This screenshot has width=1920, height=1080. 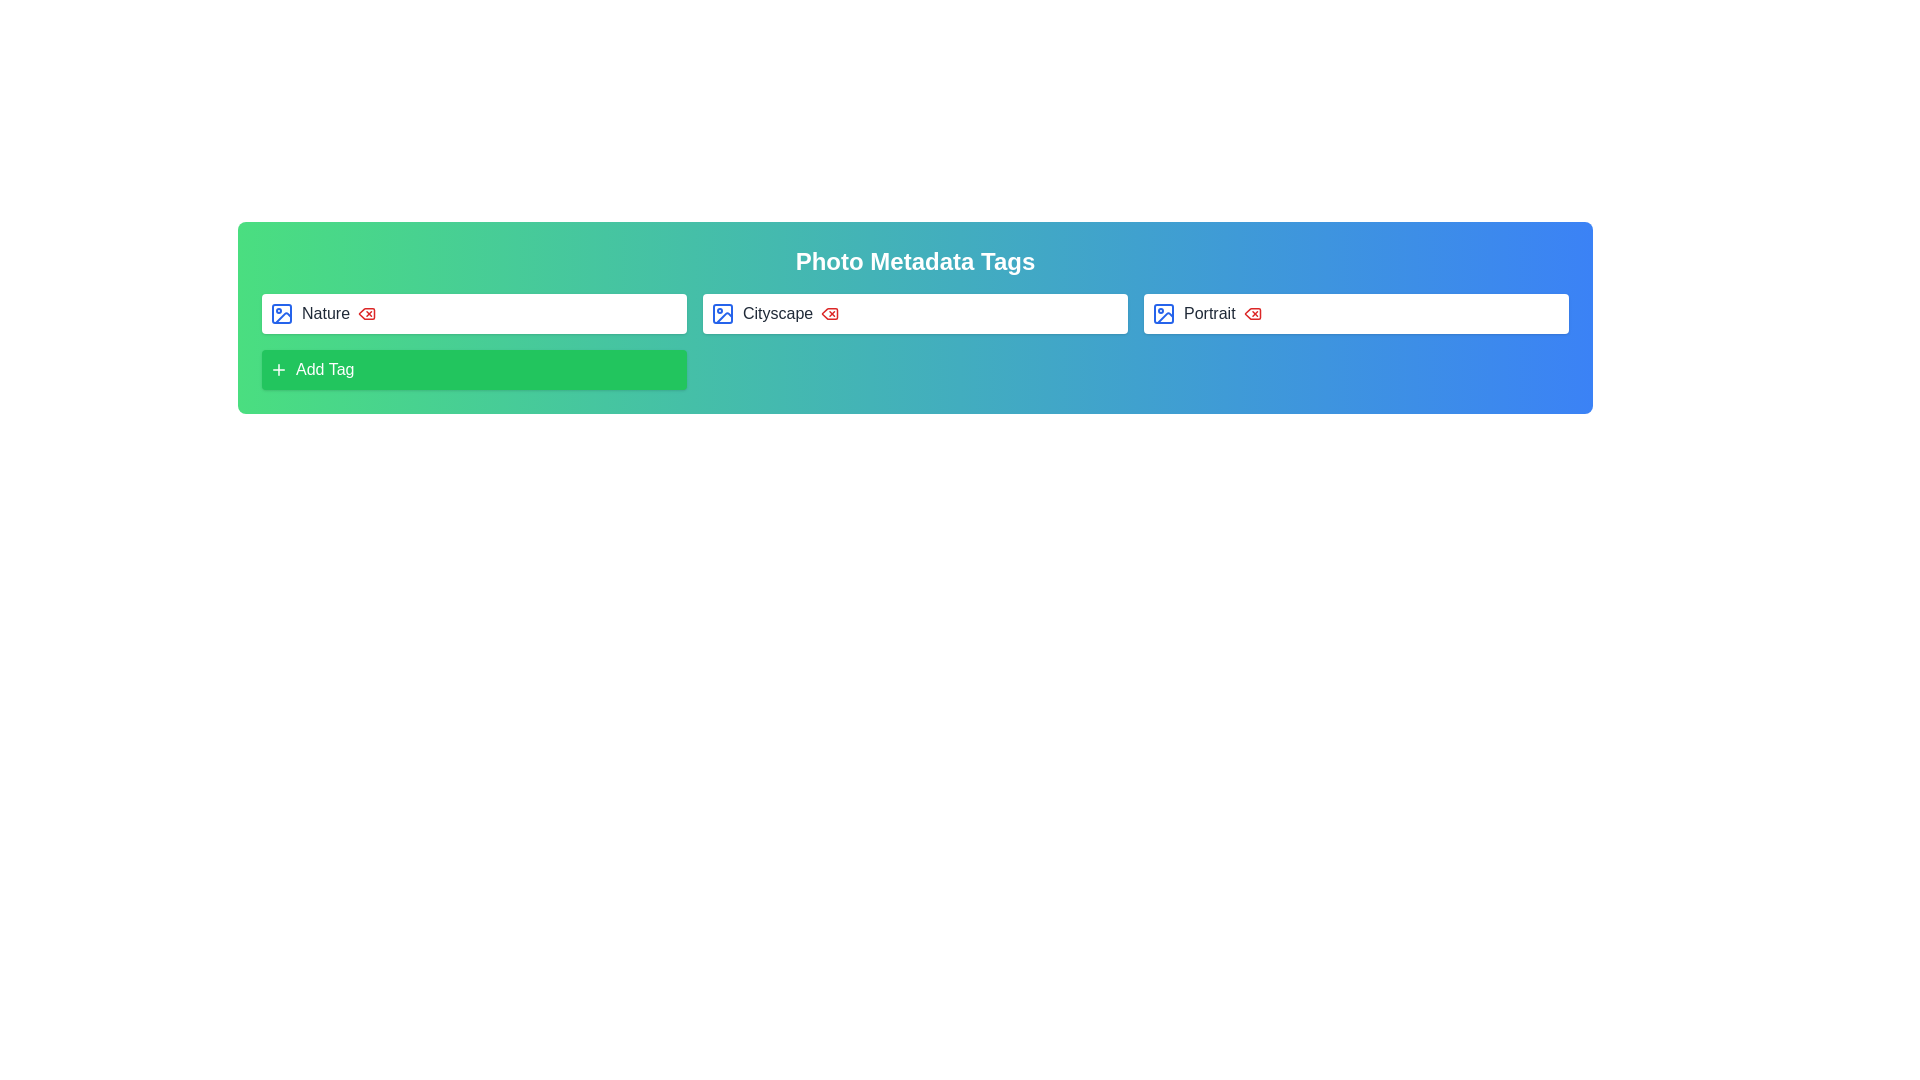 I want to click on the blue-stroked mountain and sun icon within the 'Cityscape' tag section, which is the first visual component from the left, so click(x=722, y=313).